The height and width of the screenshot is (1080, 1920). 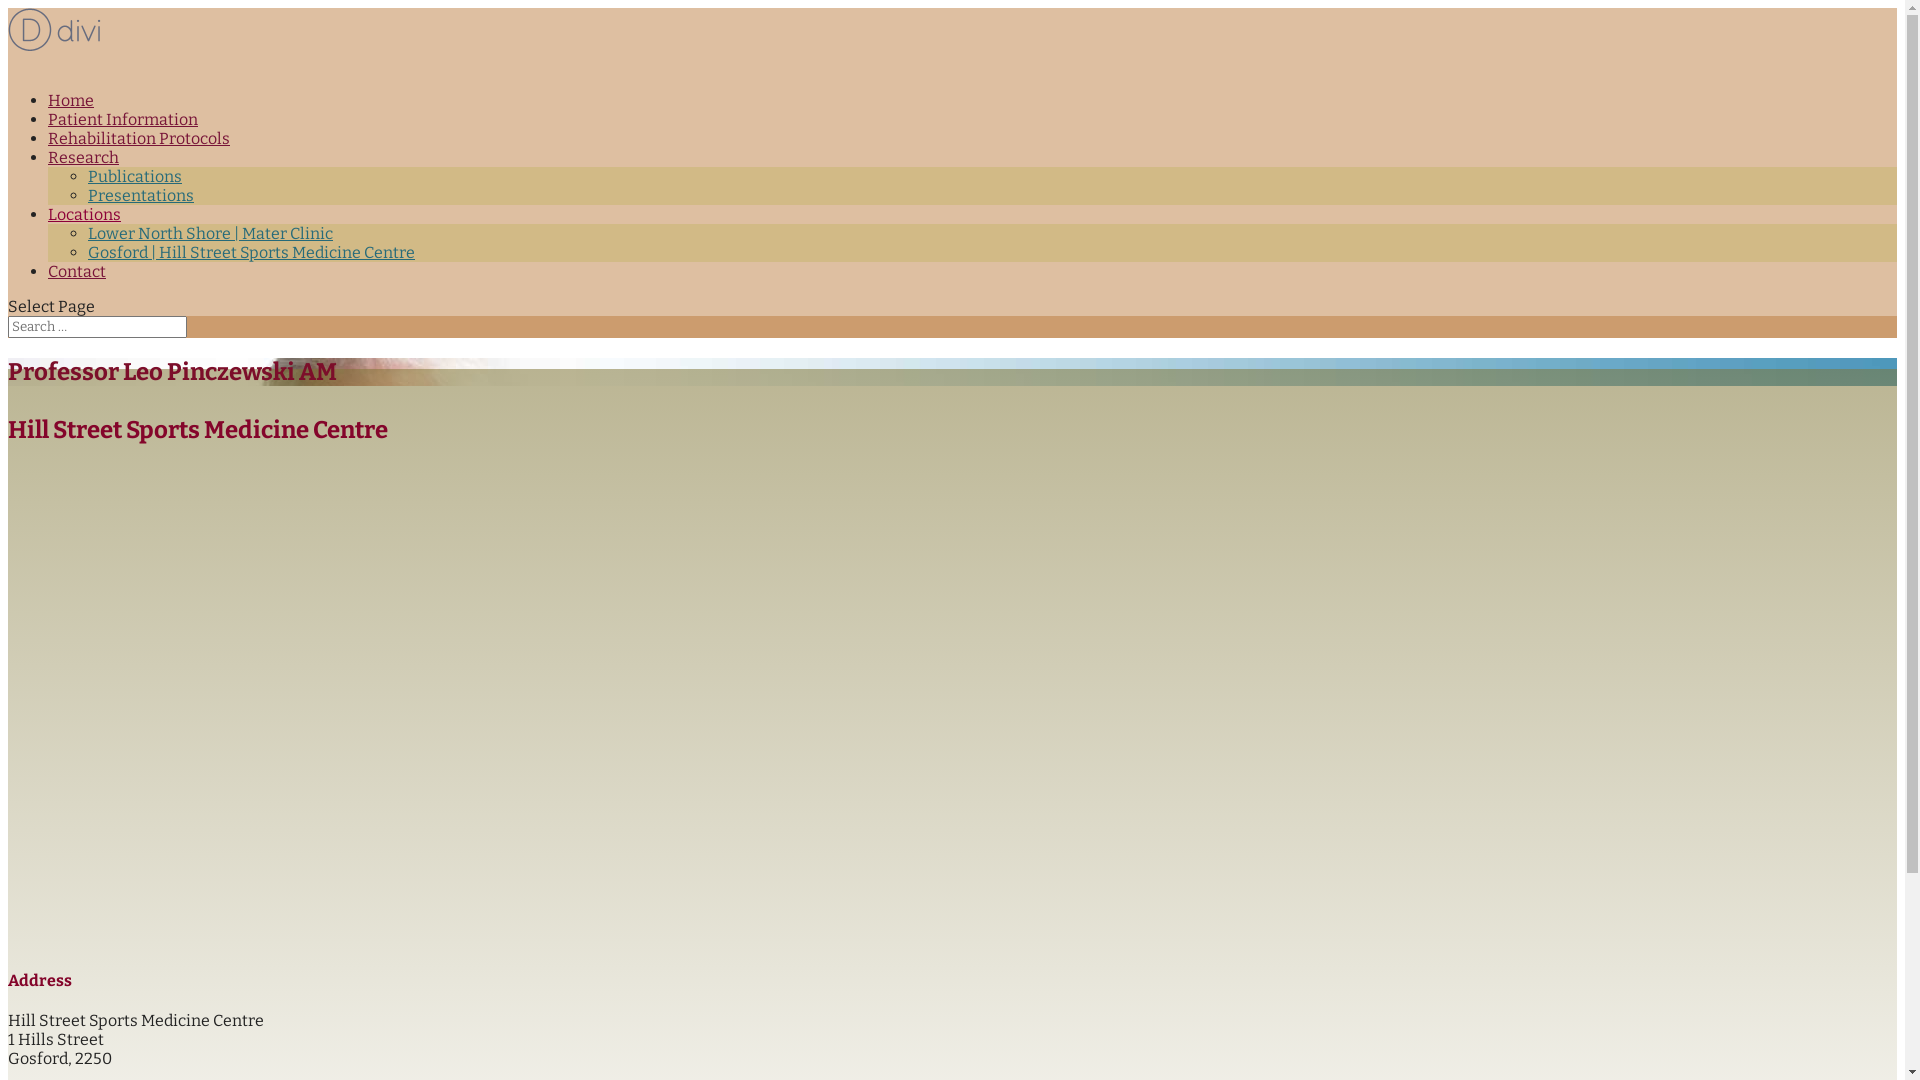 What do you see at coordinates (250, 251) in the screenshot?
I see `'Gosford | Hill Street Sports Medicine Centre'` at bounding box center [250, 251].